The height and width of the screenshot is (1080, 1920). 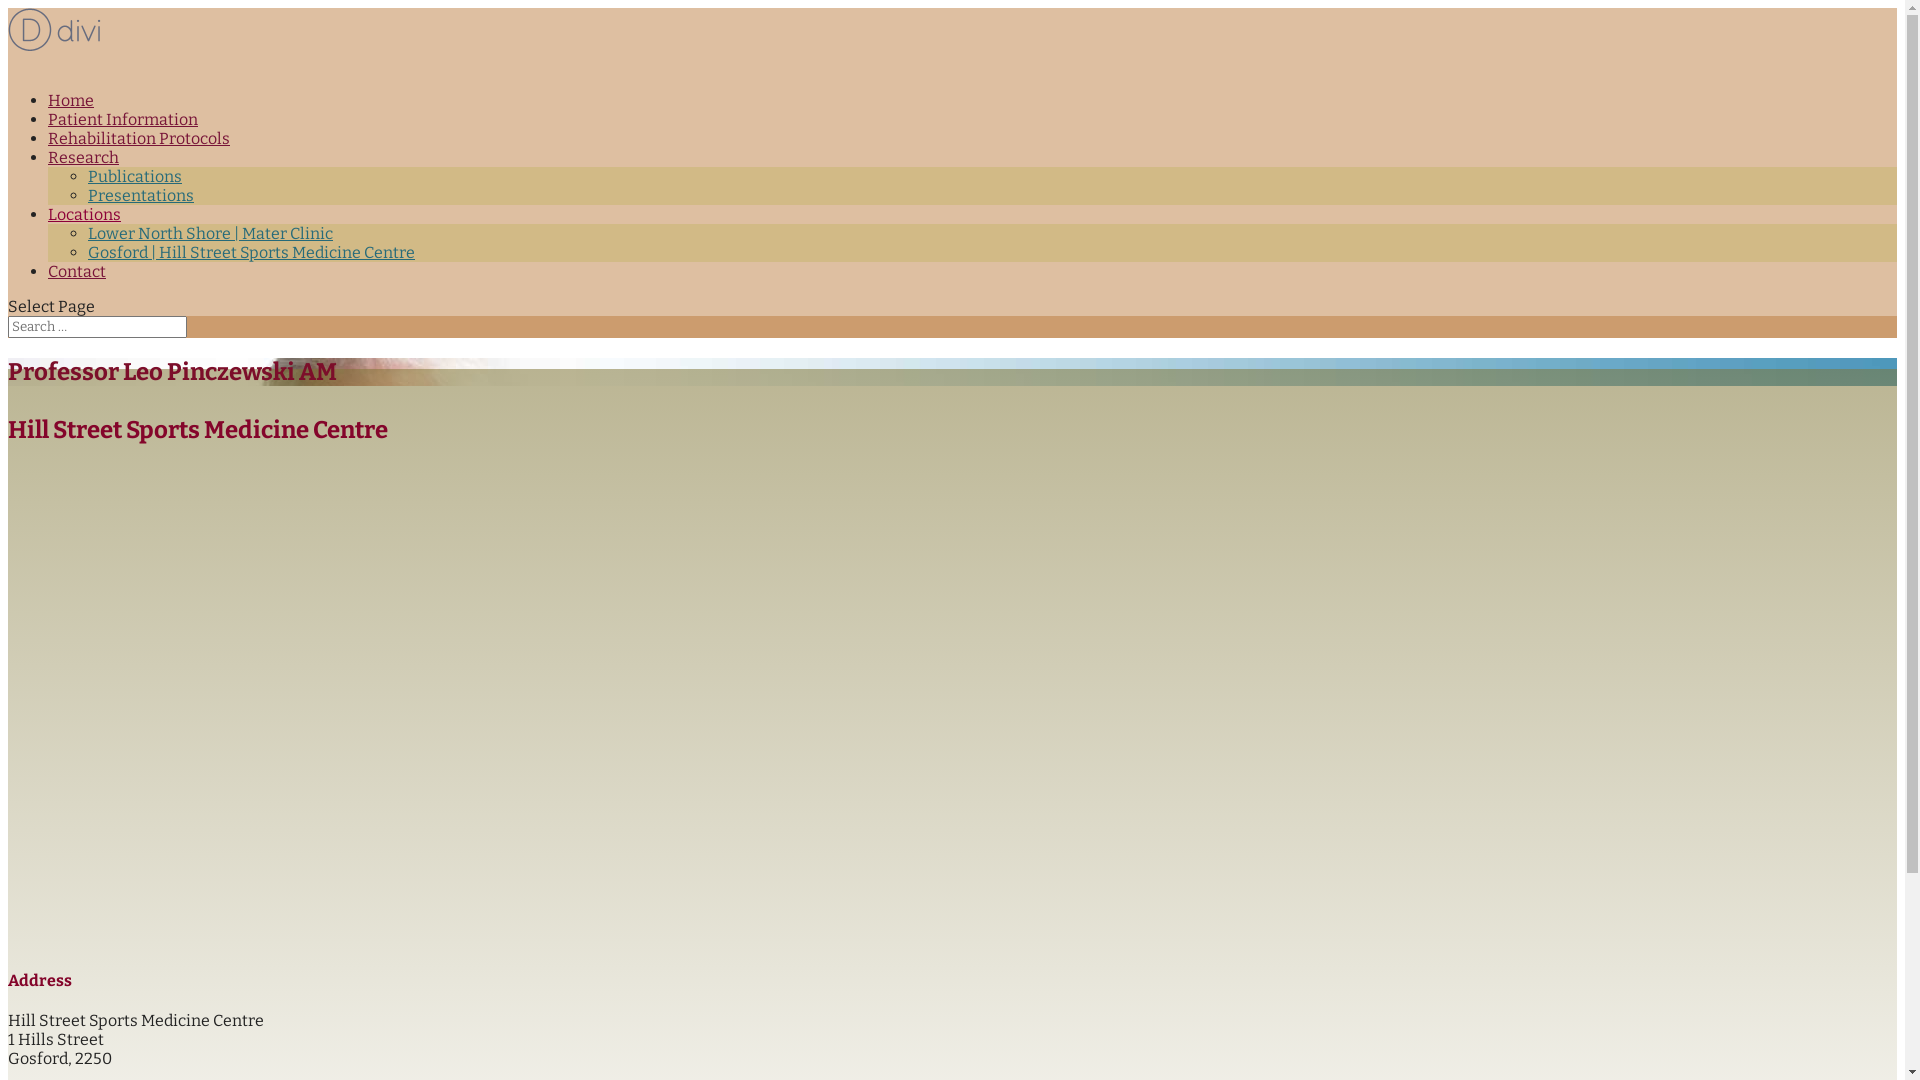 What do you see at coordinates (250, 251) in the screenshot?
I see `'Gosford | Hill Street Sports Medicine Centre'` at bounding box center [250, 251].